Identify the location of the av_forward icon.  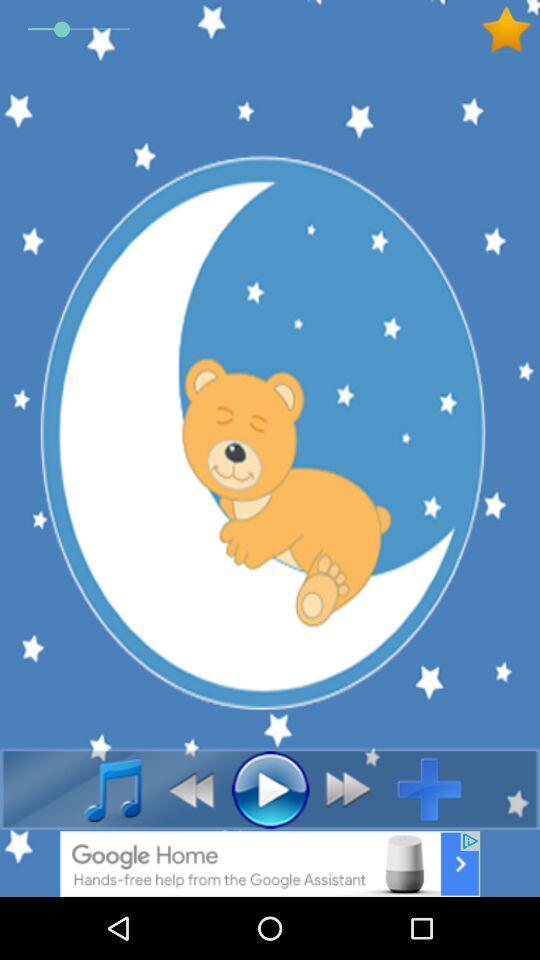
(353, 789).